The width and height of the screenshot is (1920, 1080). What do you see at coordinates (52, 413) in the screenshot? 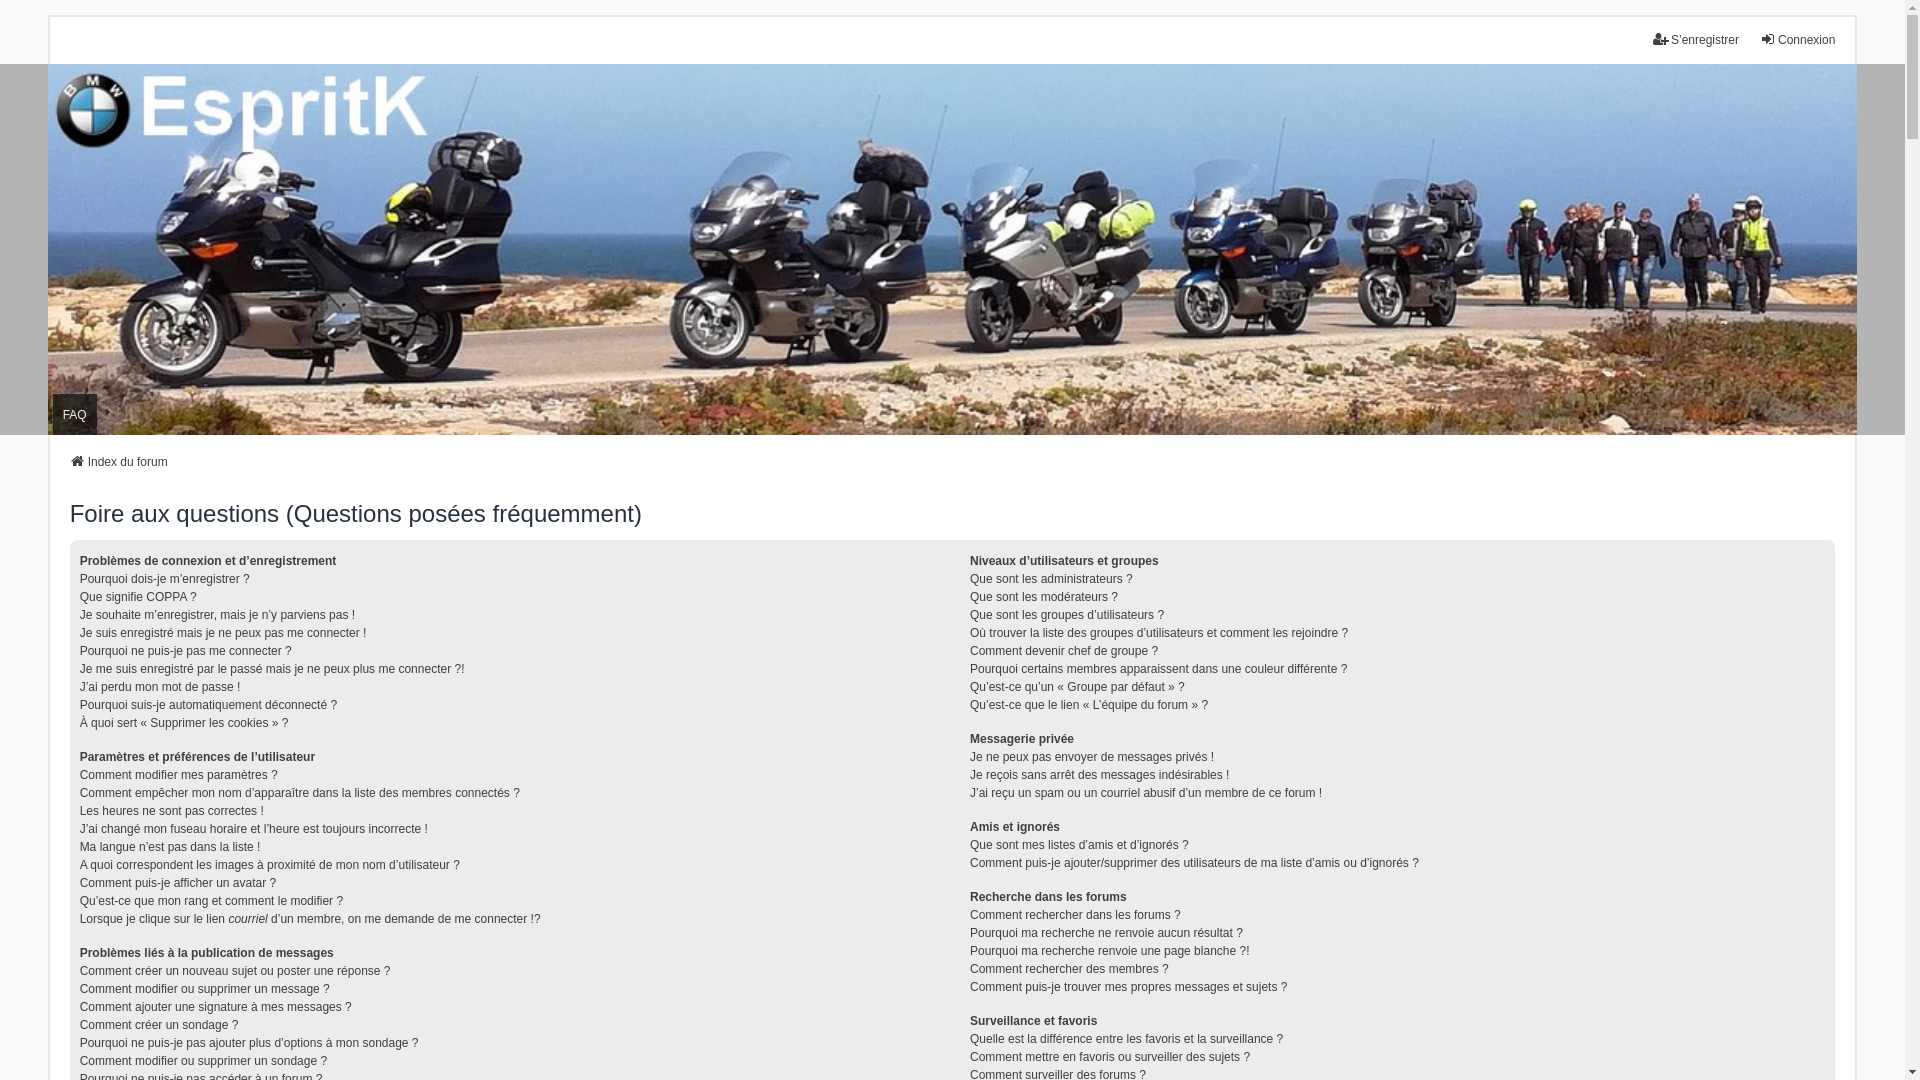
I see `'FAQ'` at bounding box center [52, 413].